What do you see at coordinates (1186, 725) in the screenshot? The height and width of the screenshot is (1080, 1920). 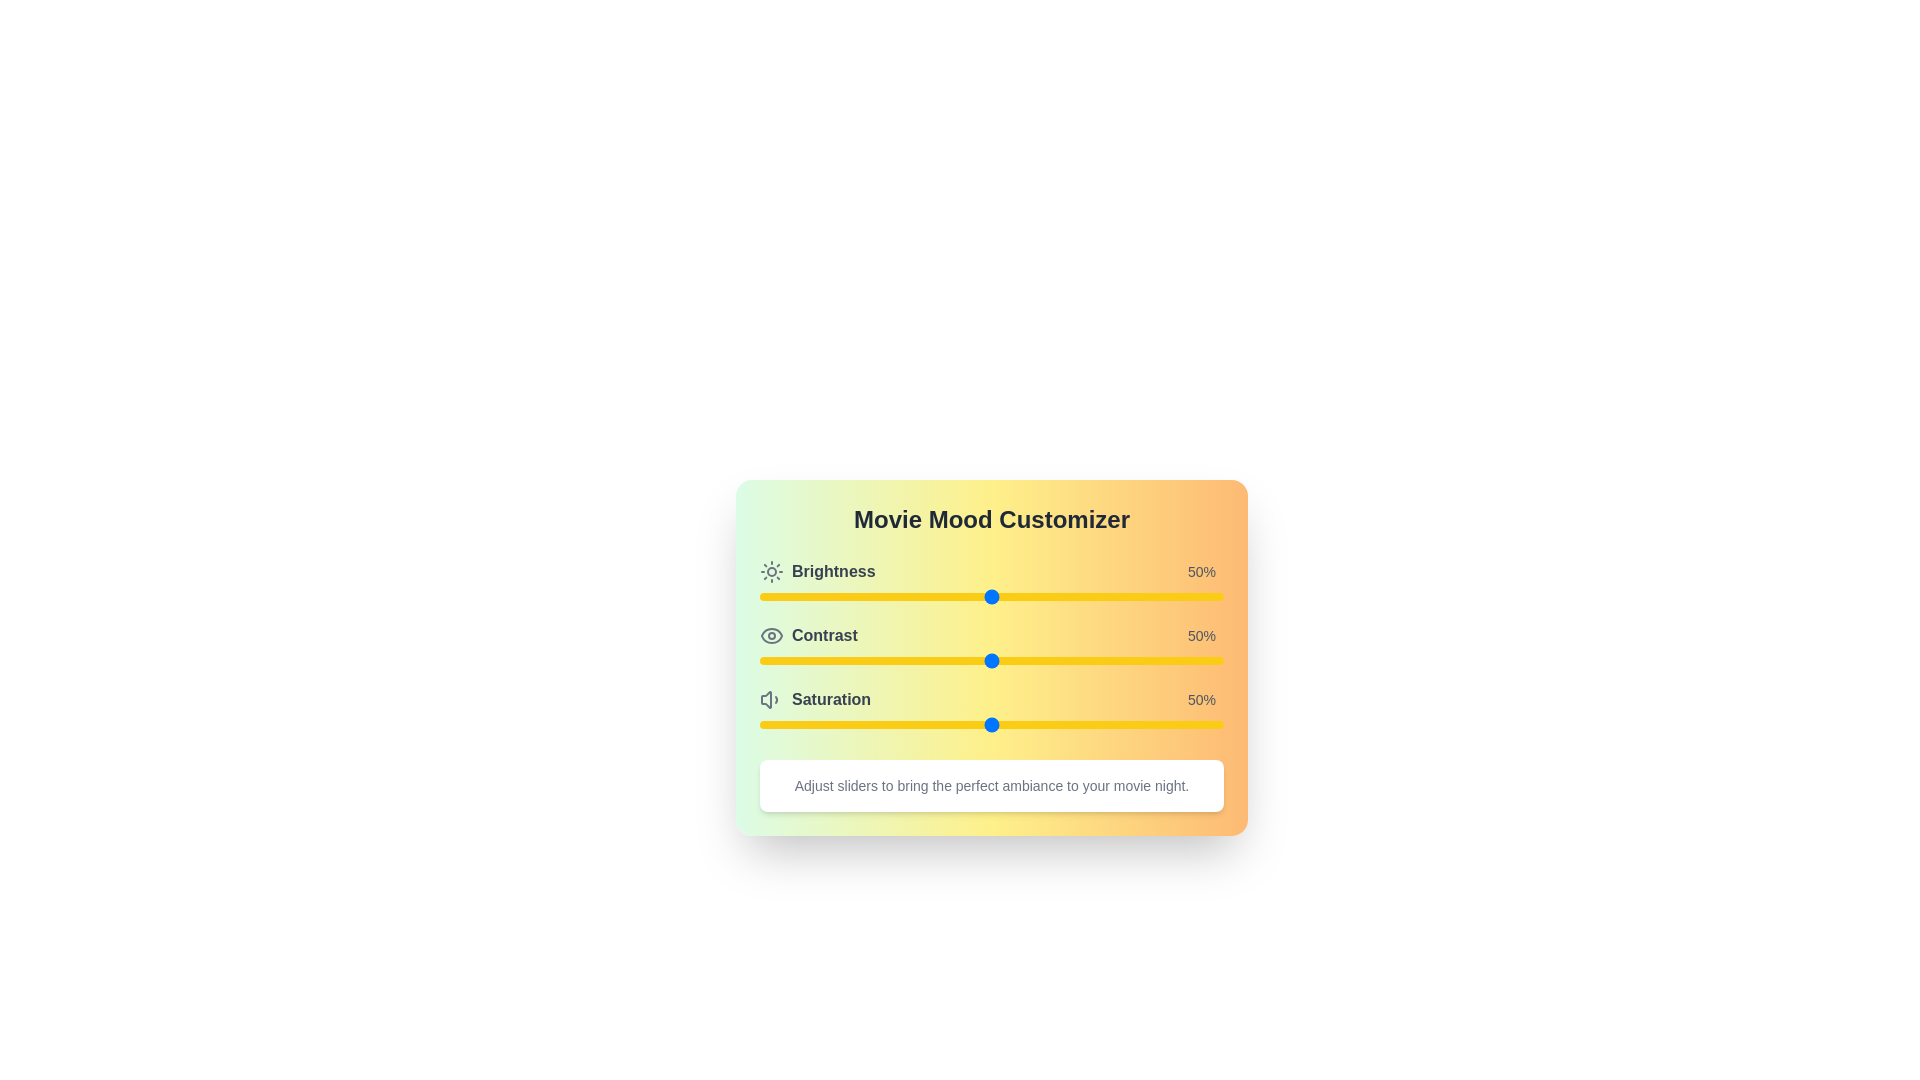 I see `the saturation level` at bounding box center [1186, 725].